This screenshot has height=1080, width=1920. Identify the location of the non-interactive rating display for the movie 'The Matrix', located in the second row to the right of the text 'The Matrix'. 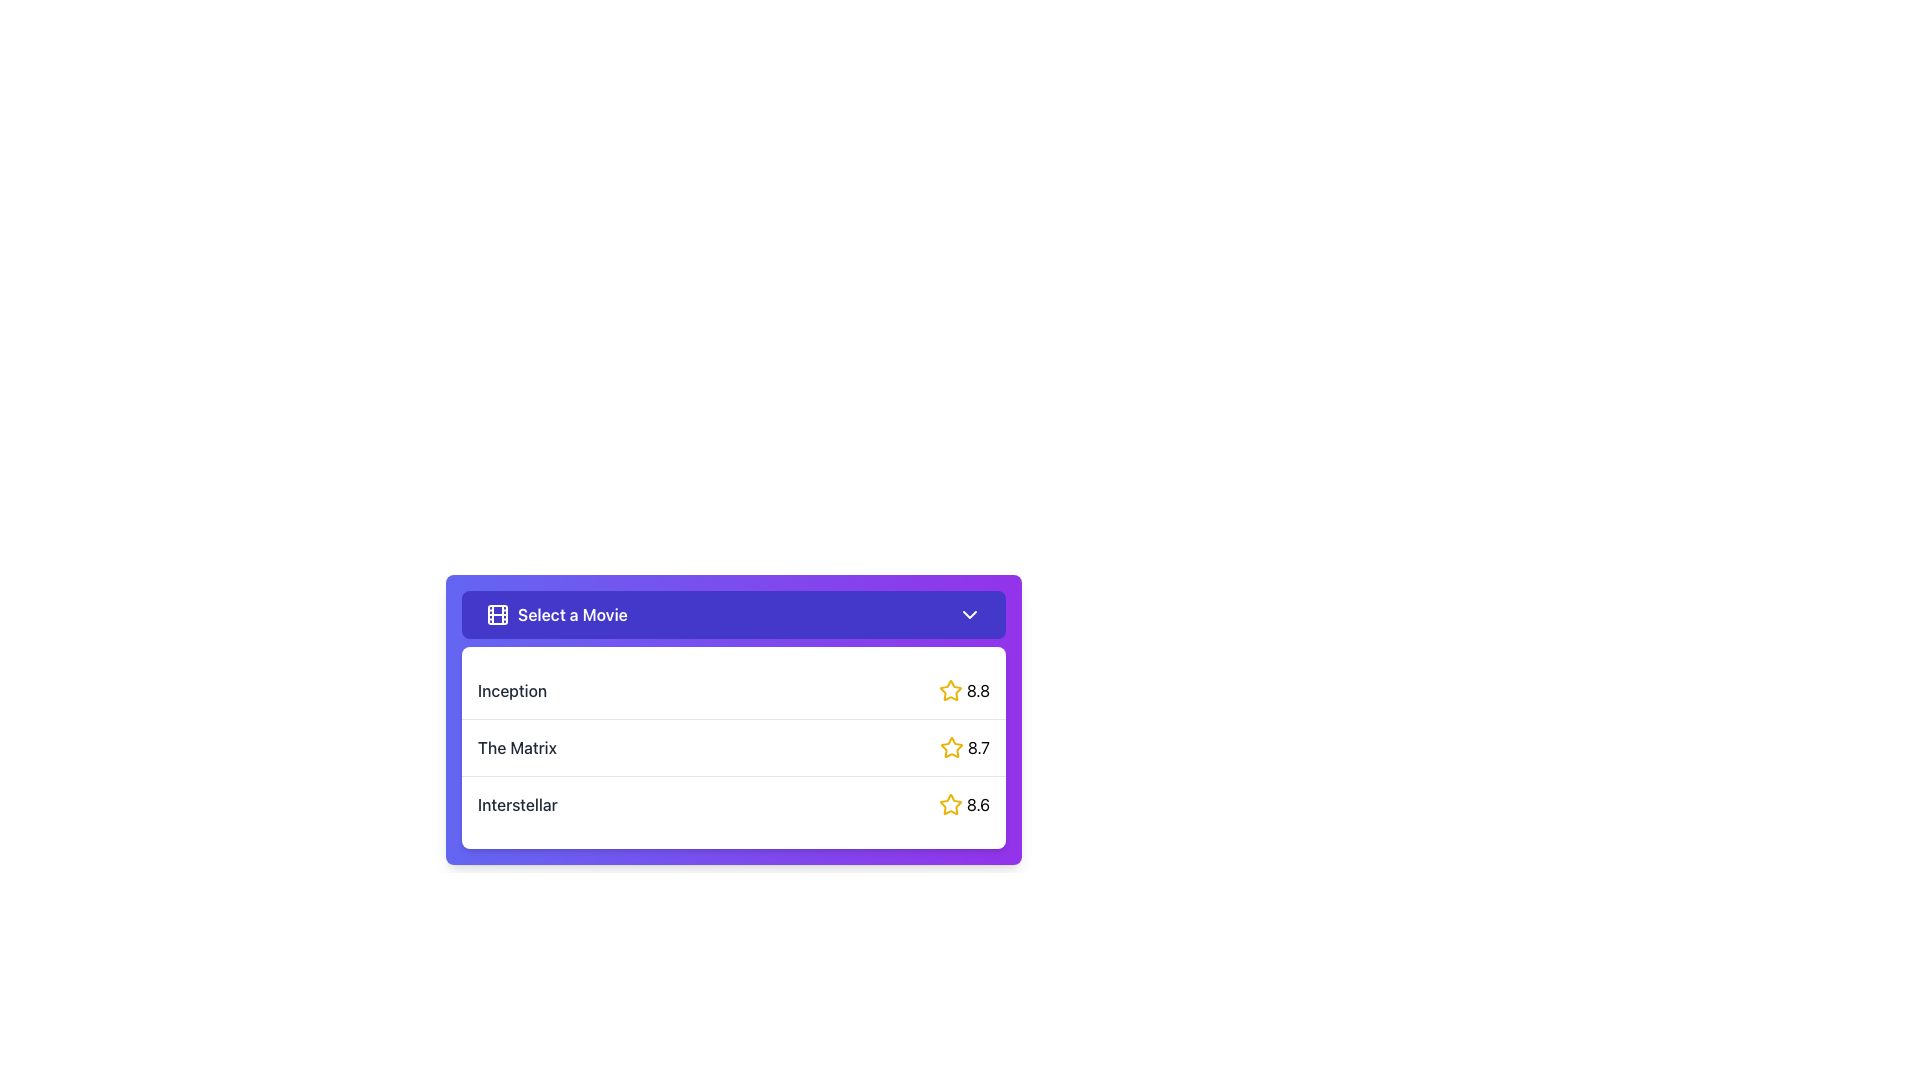
(964, 748).